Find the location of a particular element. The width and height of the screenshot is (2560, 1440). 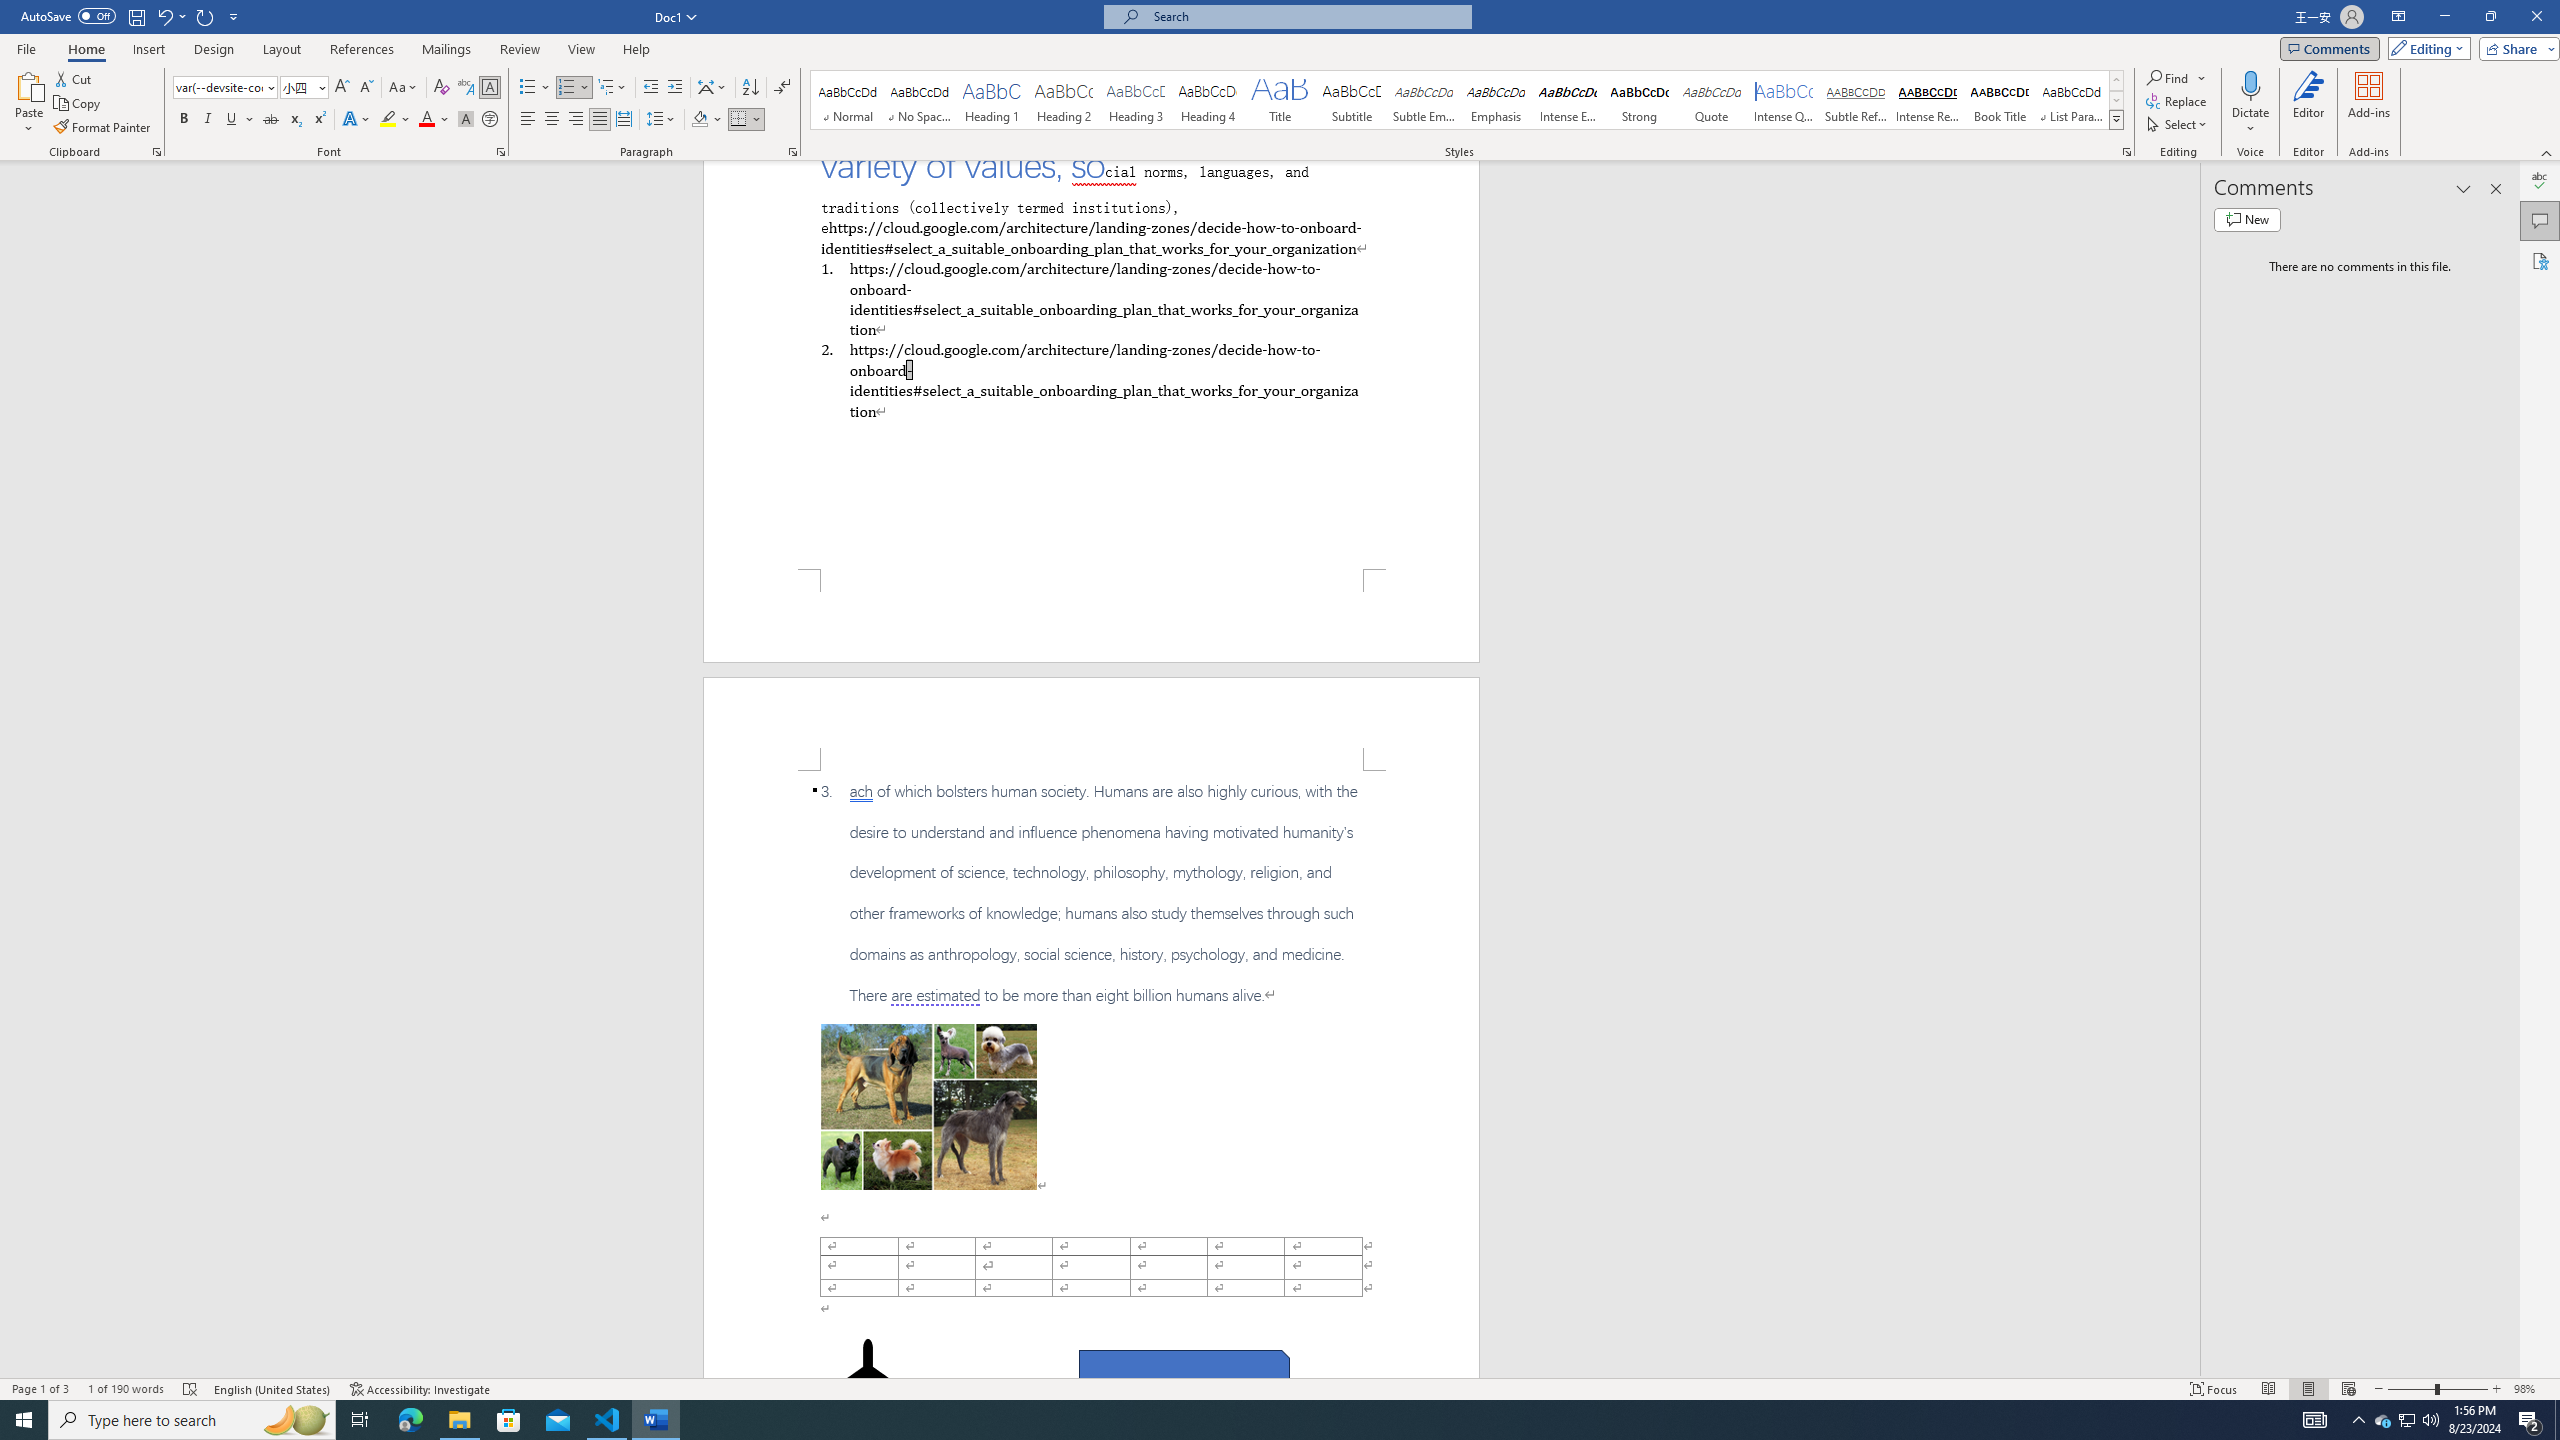

'Strikethrough' is located at coordinates (270, 118).